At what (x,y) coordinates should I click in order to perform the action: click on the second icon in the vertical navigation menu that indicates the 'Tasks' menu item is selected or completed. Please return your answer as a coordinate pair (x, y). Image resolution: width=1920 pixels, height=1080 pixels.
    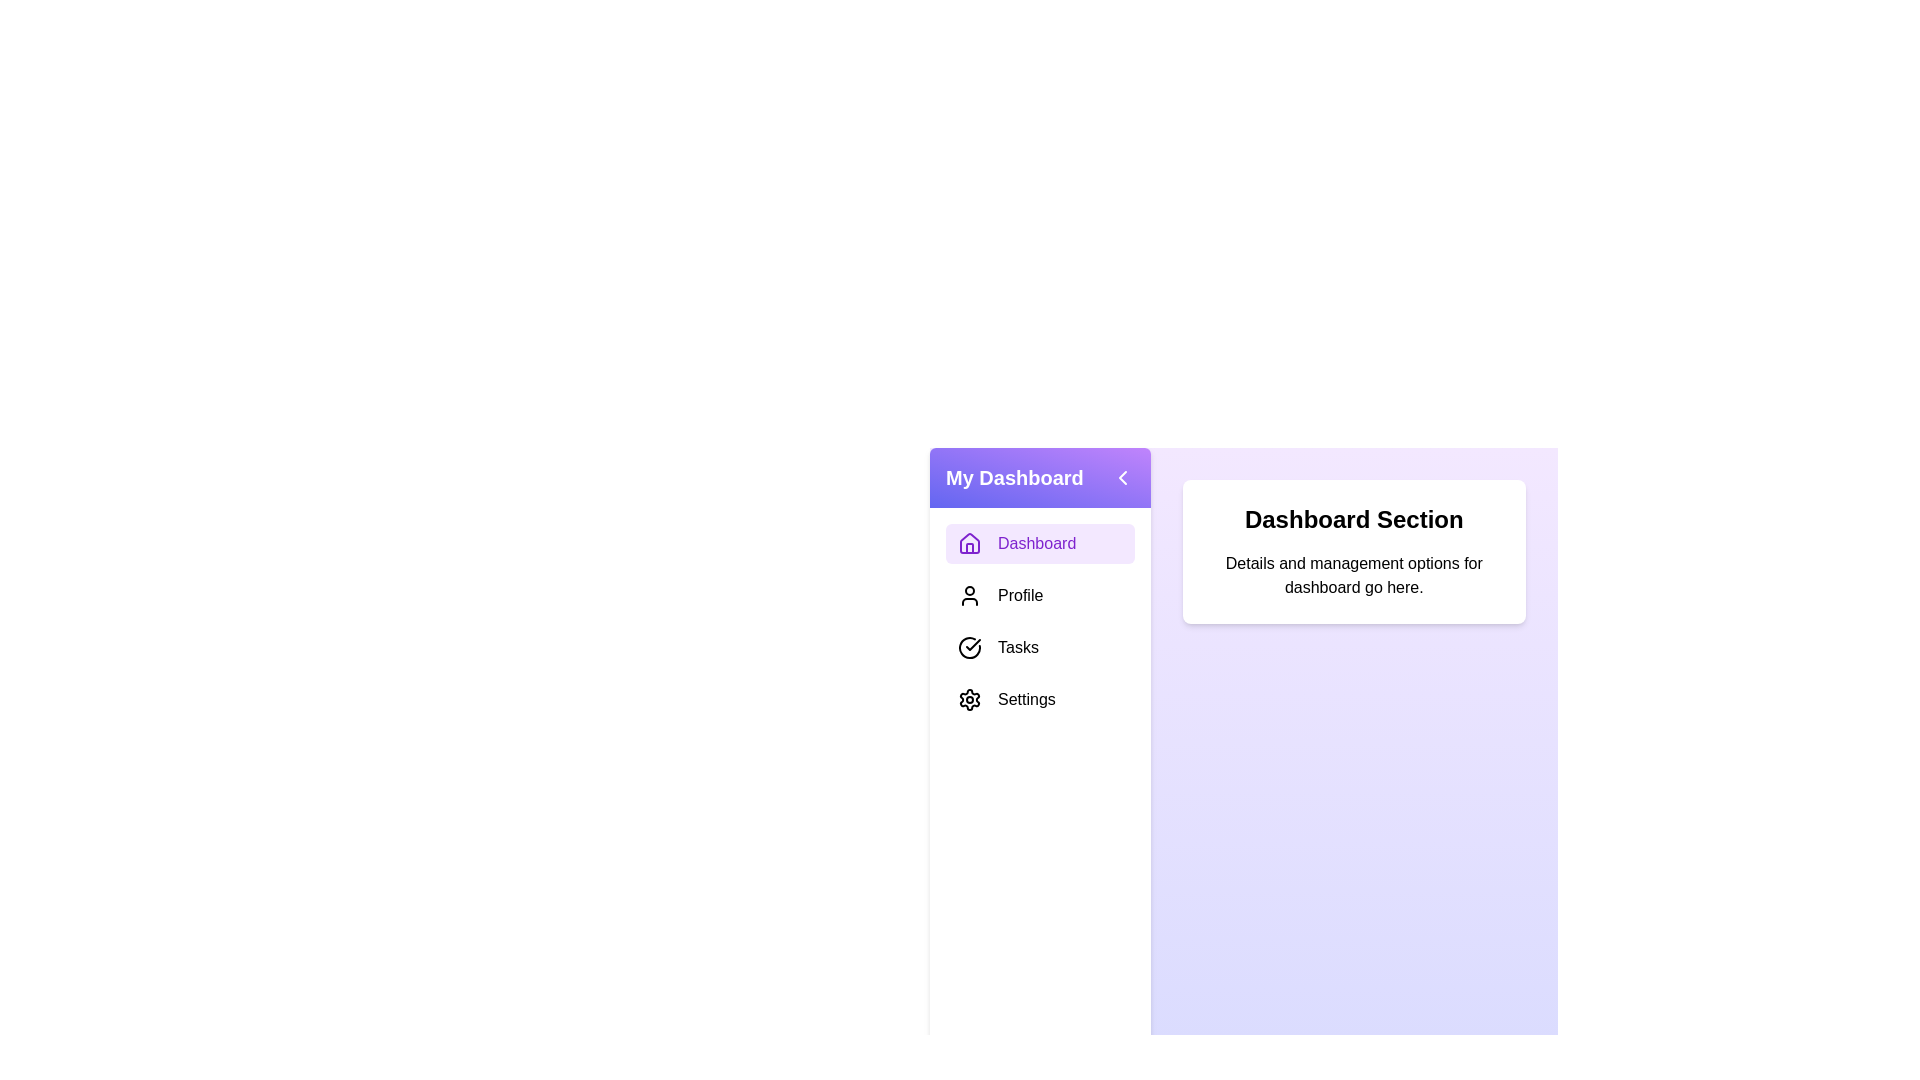
    Looking at the image, I should click on (969, 648).